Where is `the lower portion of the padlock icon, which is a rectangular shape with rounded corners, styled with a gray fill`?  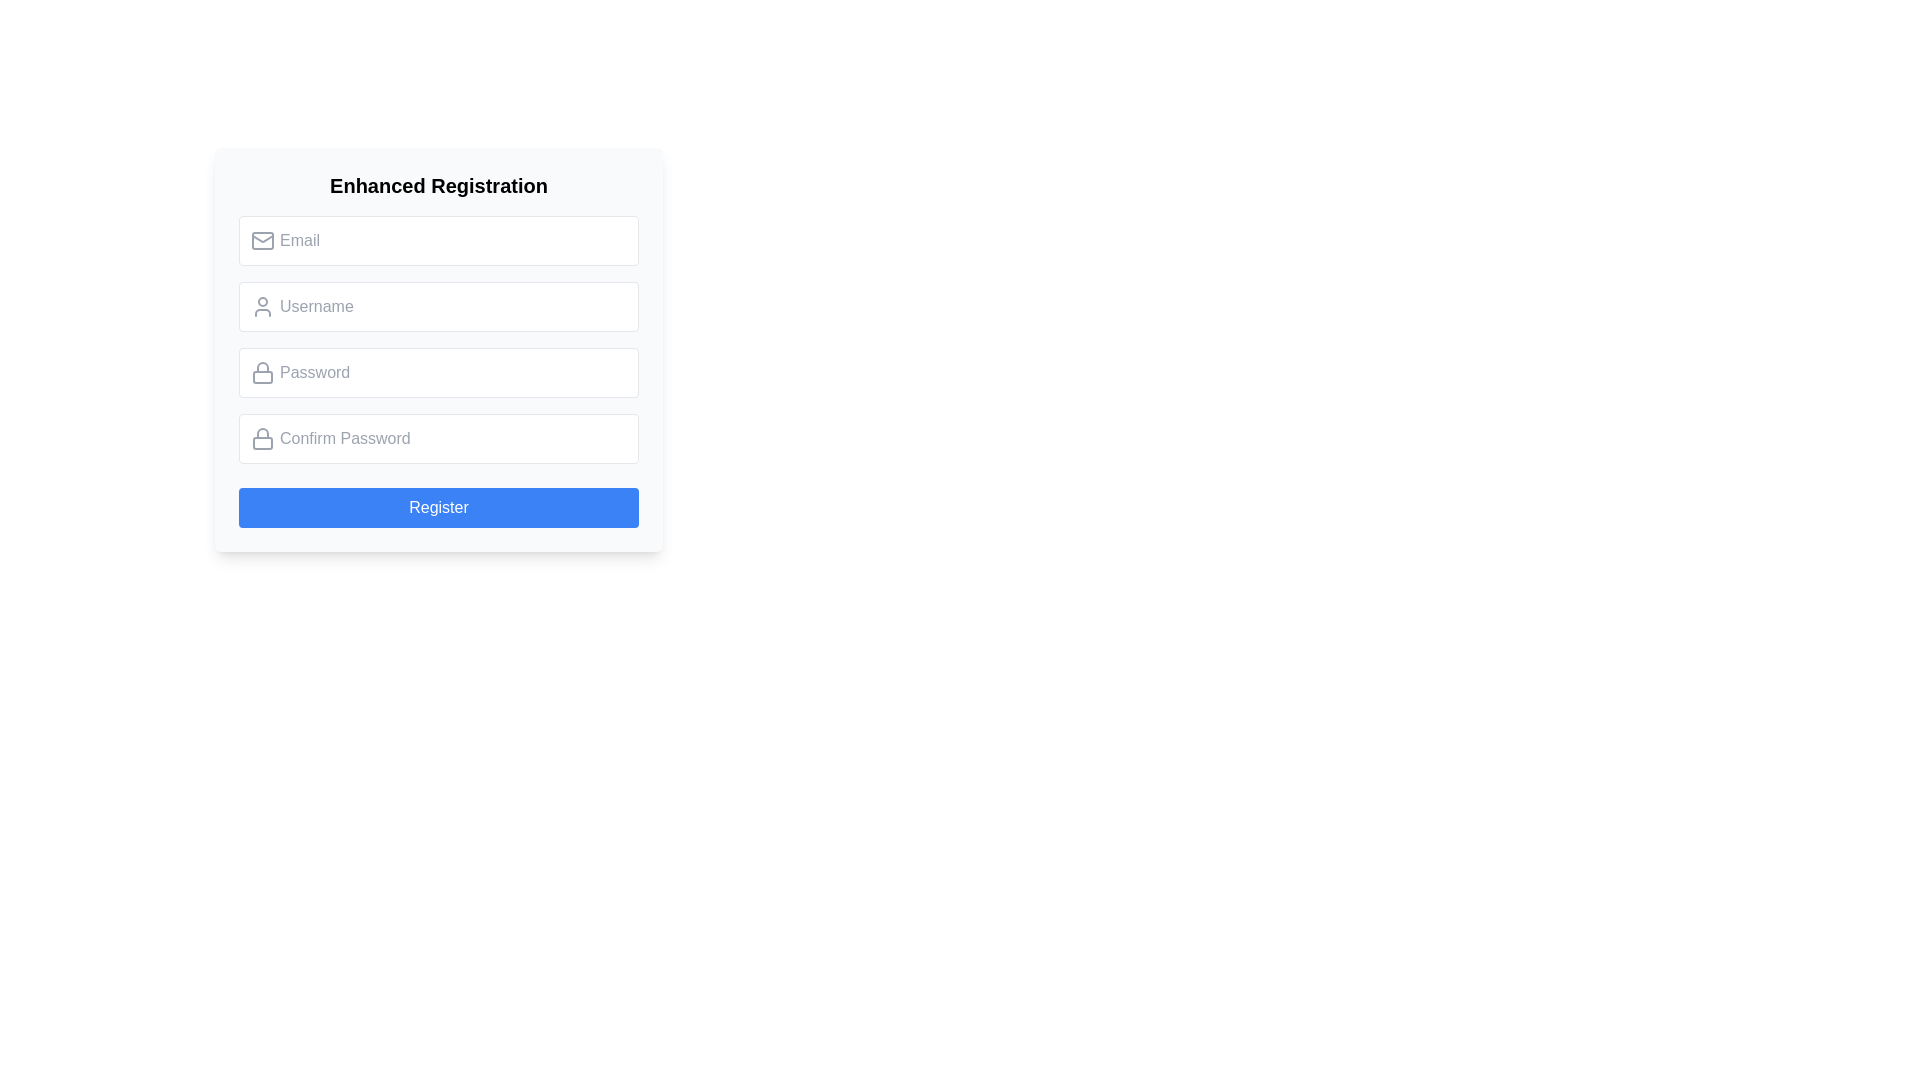
the lower portion of the padlock icon, which is a rectangular shape with rounded corners, styled with a gray fill is located at coordinates (262, 377).